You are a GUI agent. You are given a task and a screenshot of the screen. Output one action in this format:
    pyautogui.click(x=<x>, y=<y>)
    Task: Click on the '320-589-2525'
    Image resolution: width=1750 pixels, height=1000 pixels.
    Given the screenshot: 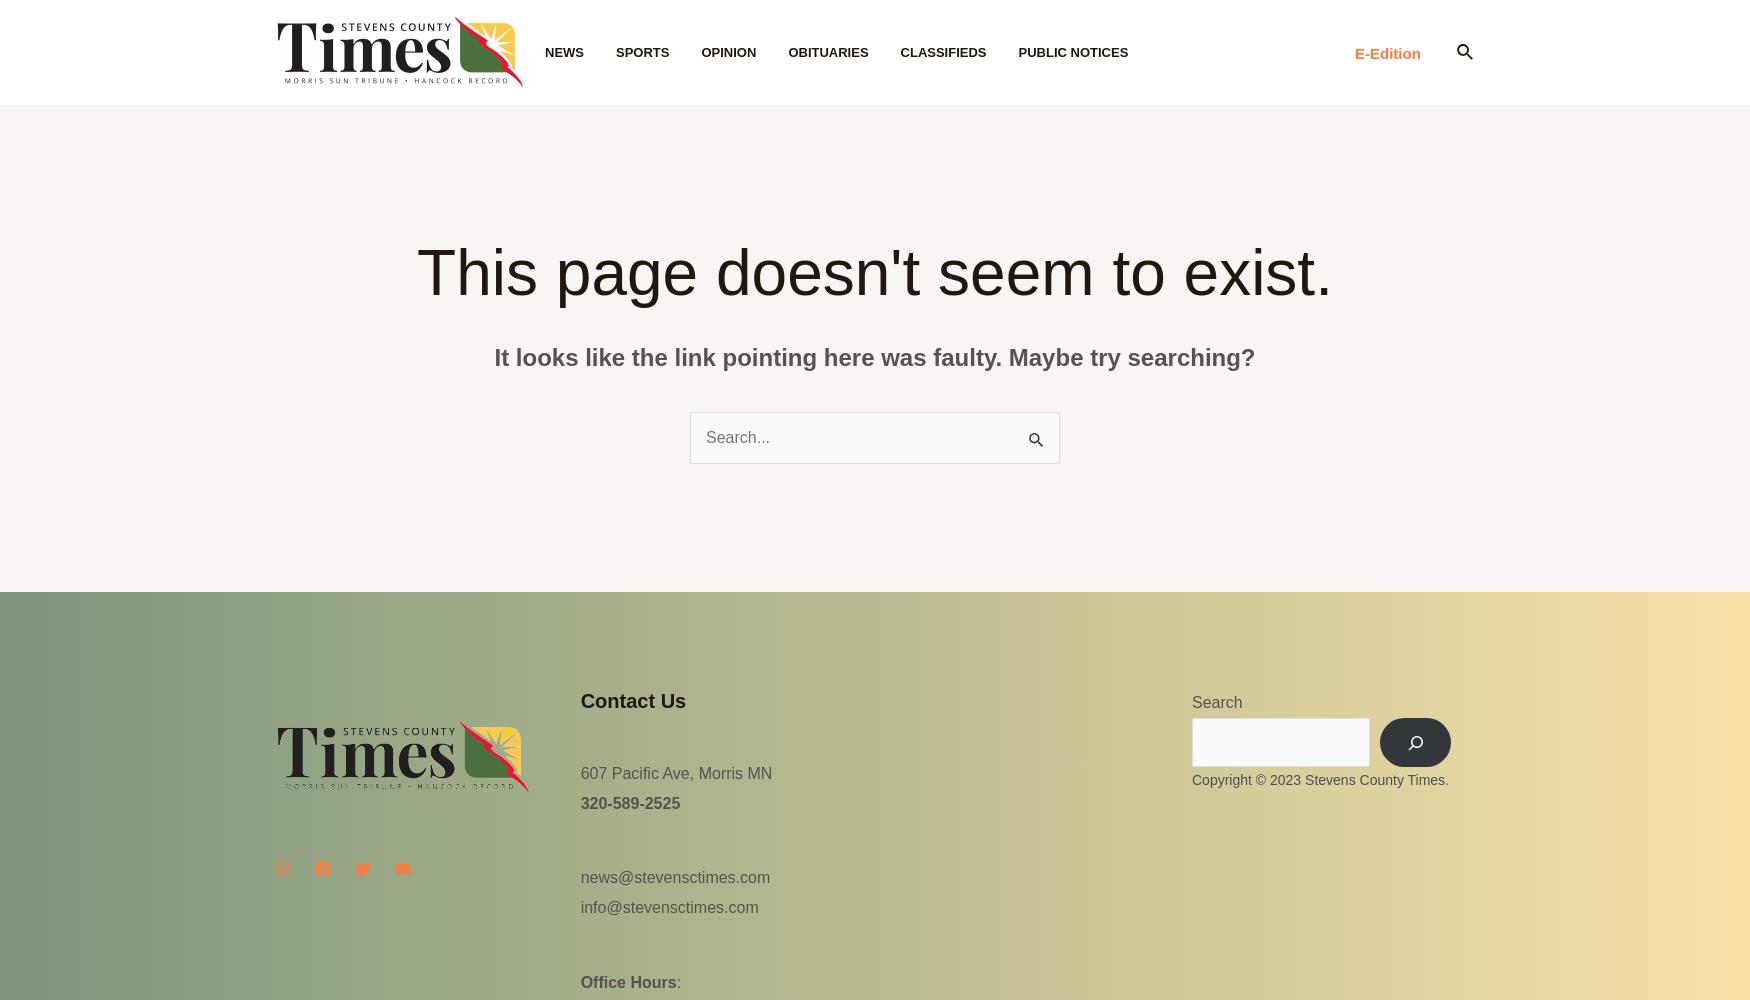 What is the action you would take?
    pyautogui.click(x=579, y=802)
    